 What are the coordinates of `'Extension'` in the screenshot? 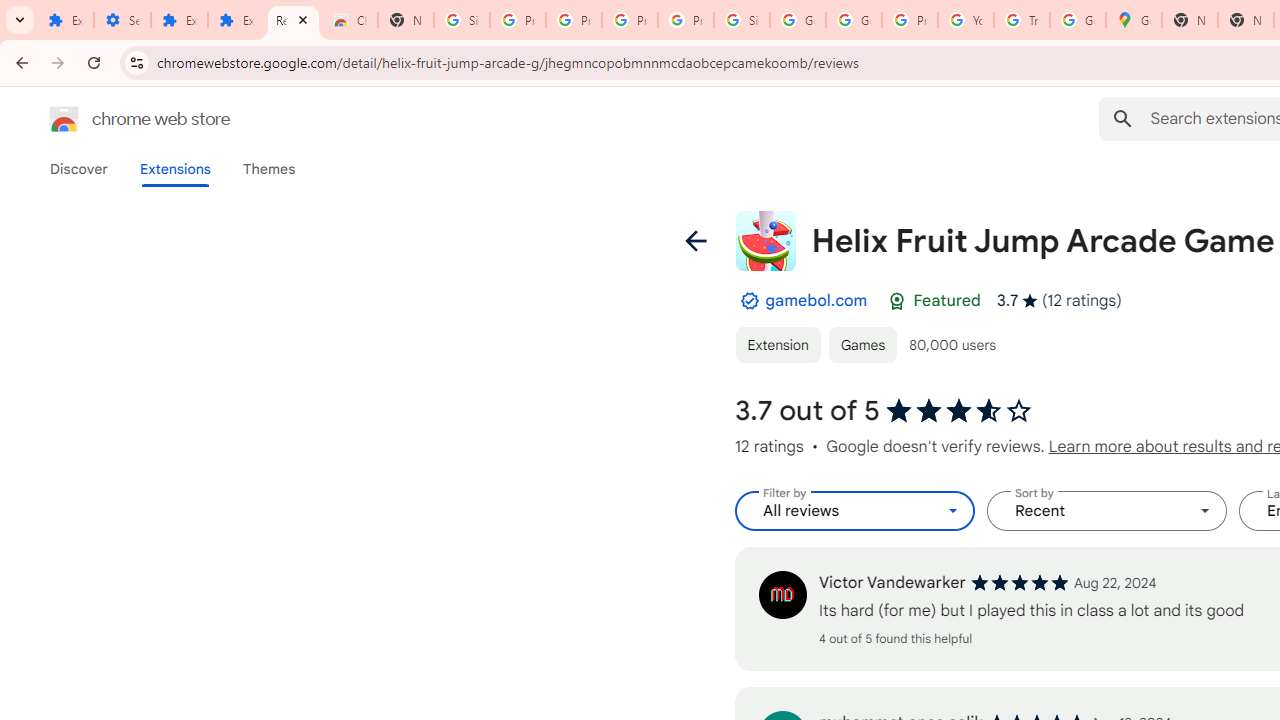 It's located at (776, 343).